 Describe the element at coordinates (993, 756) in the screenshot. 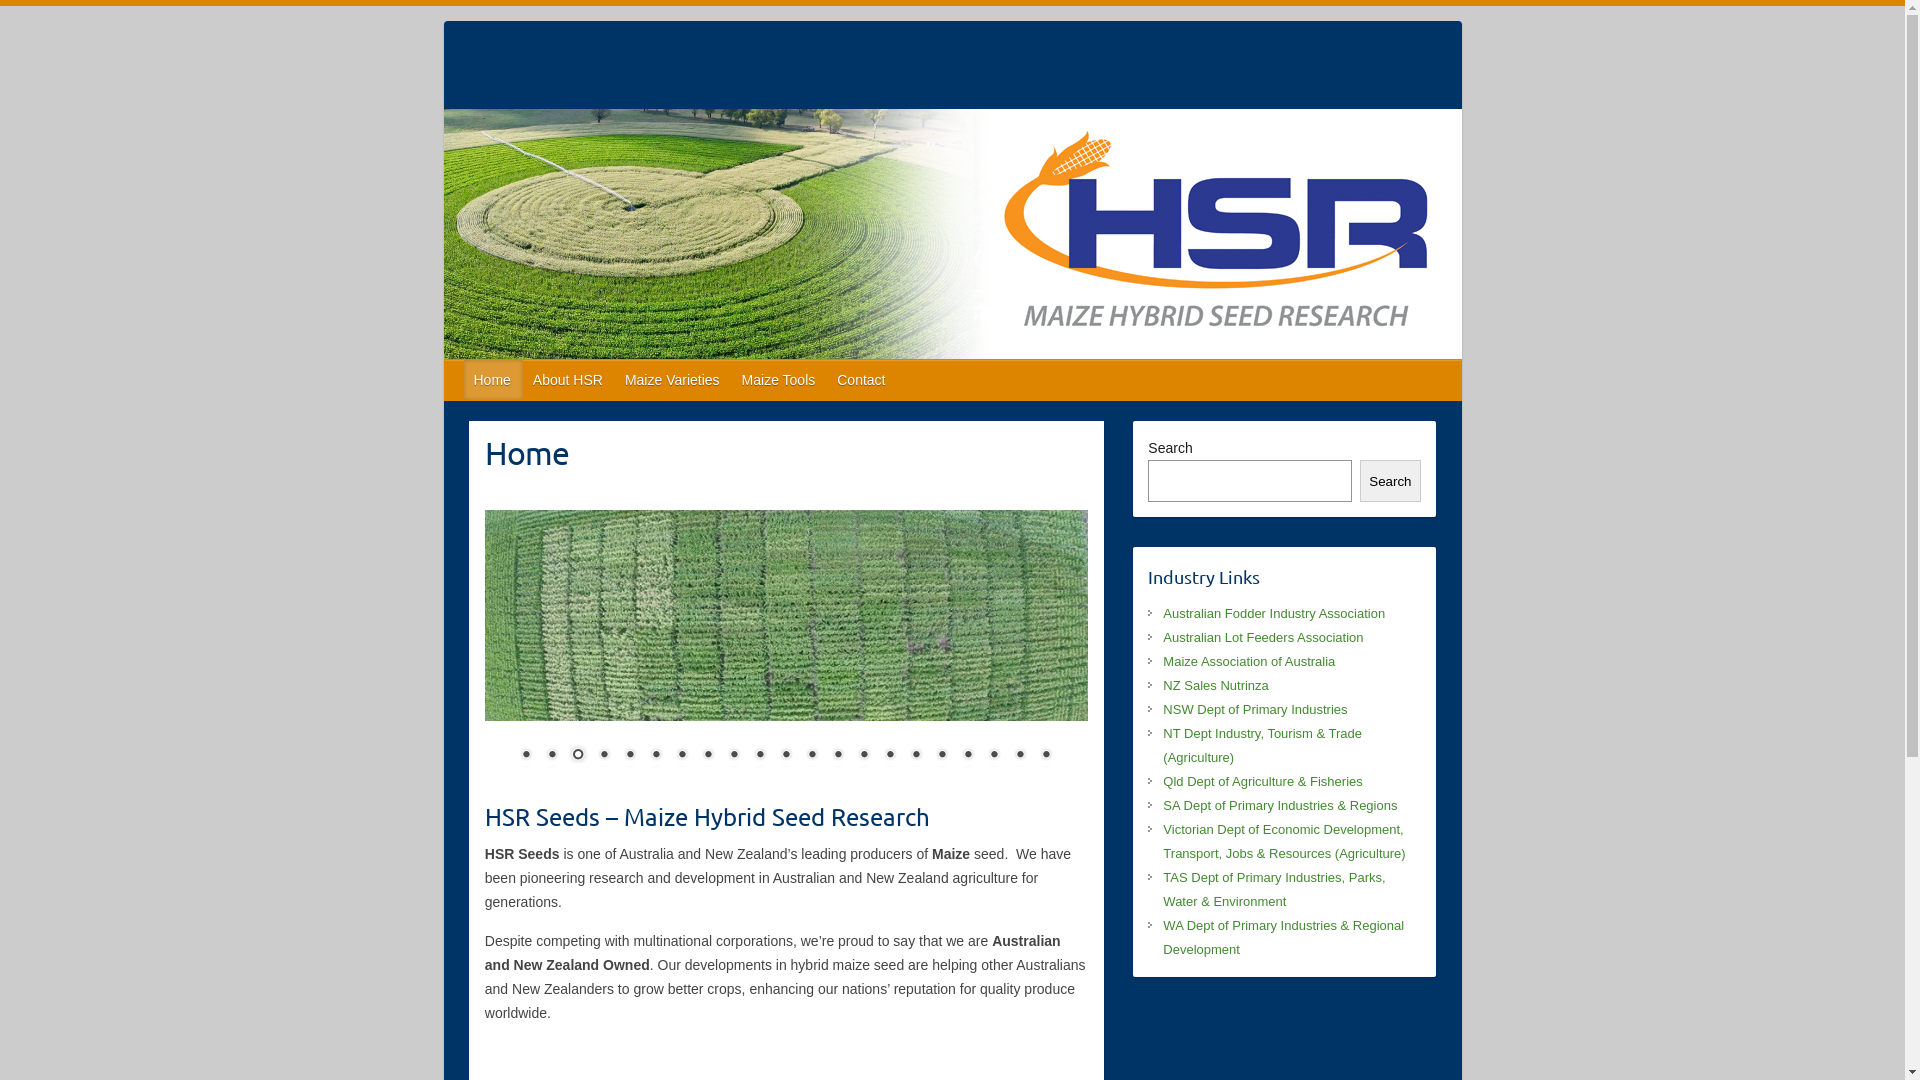

I see `'19'` at that location.